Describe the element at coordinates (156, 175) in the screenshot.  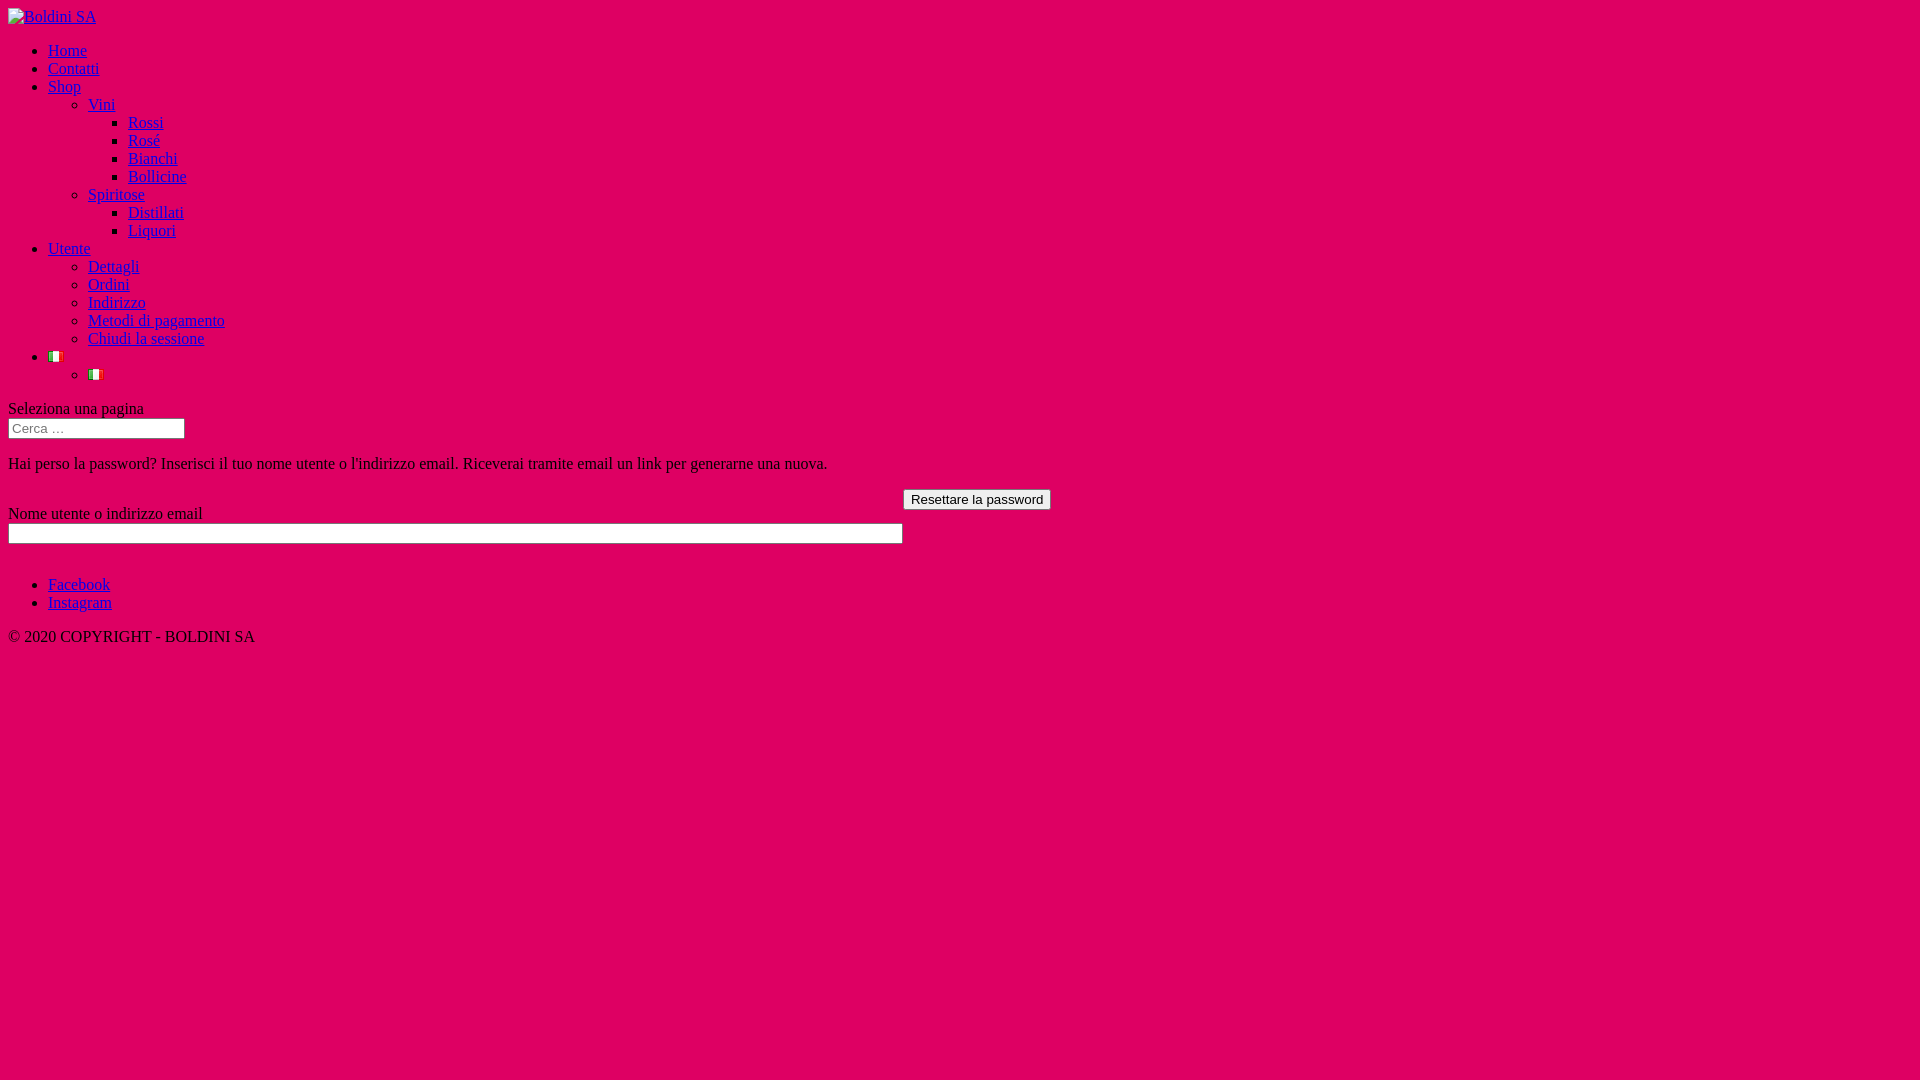
I see `'Bollicine'` at that location.